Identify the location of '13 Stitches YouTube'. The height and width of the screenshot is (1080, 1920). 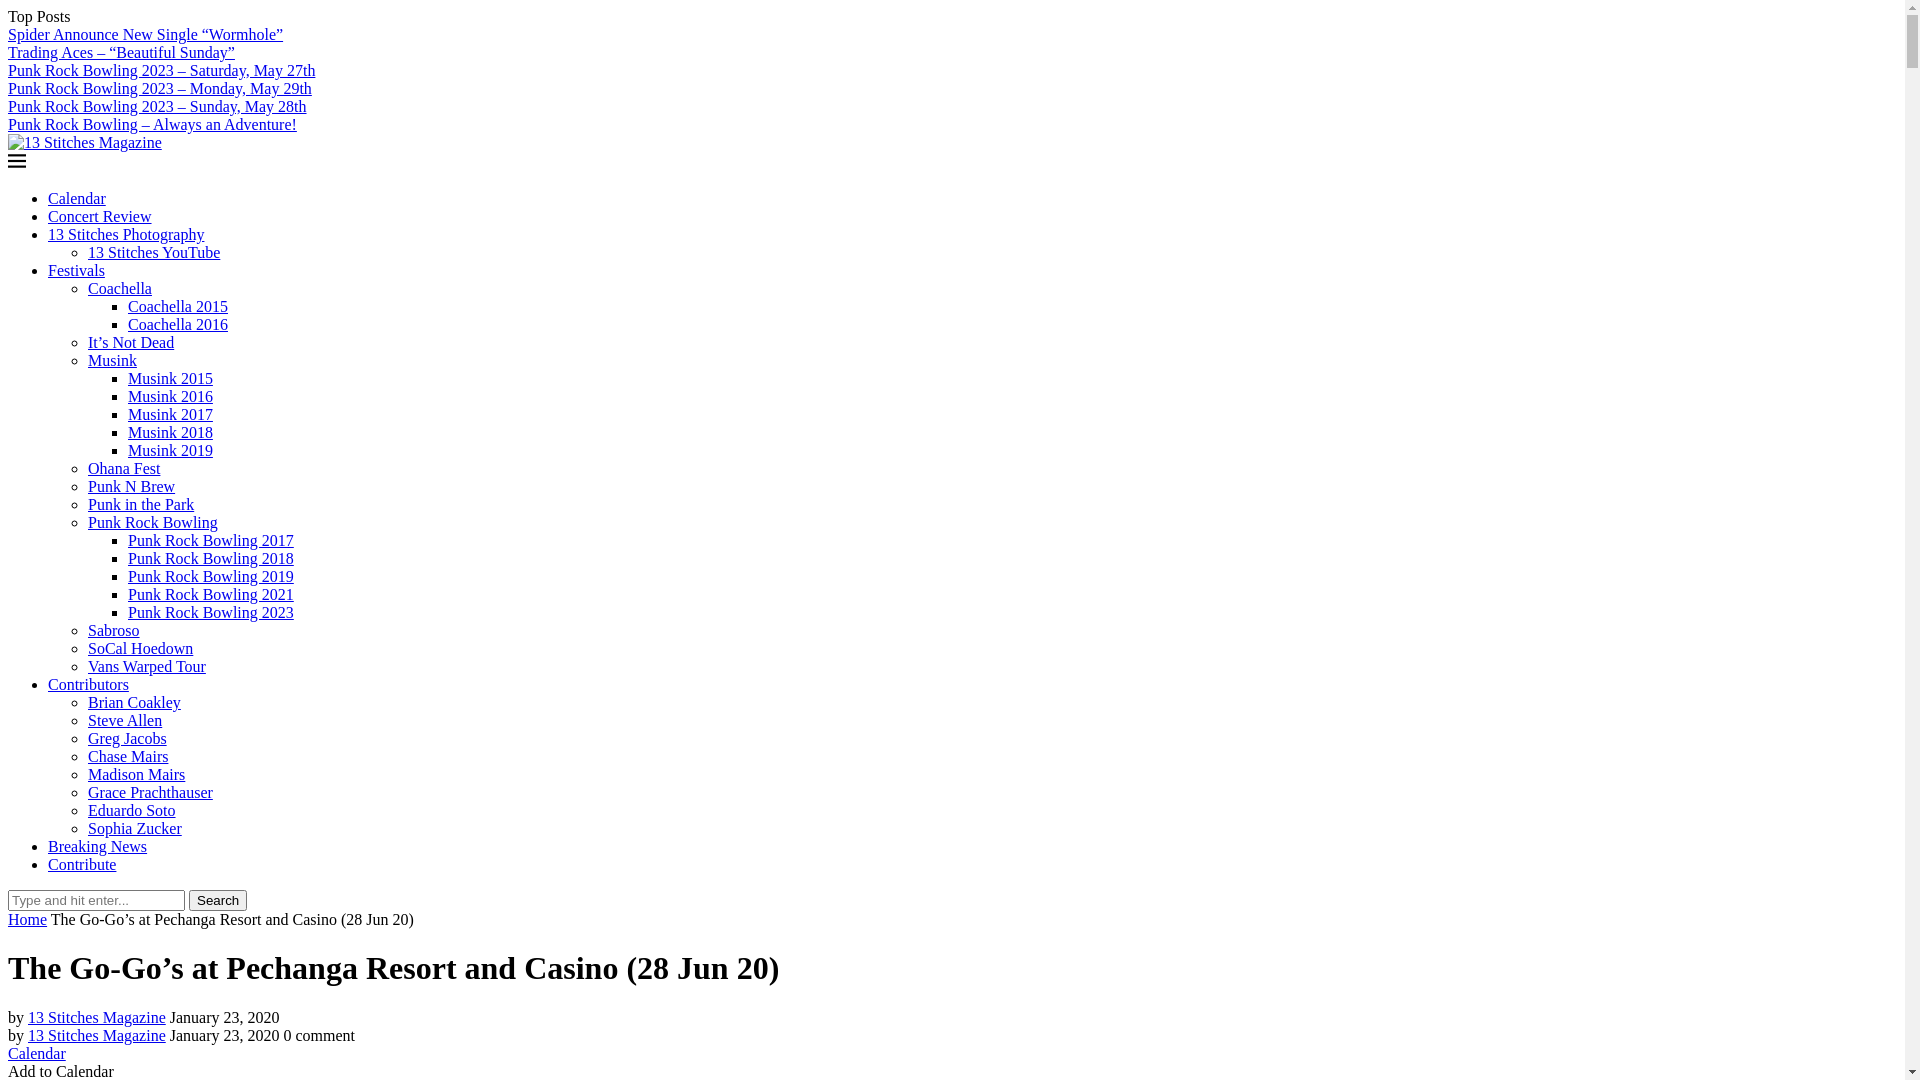
(152, 251).